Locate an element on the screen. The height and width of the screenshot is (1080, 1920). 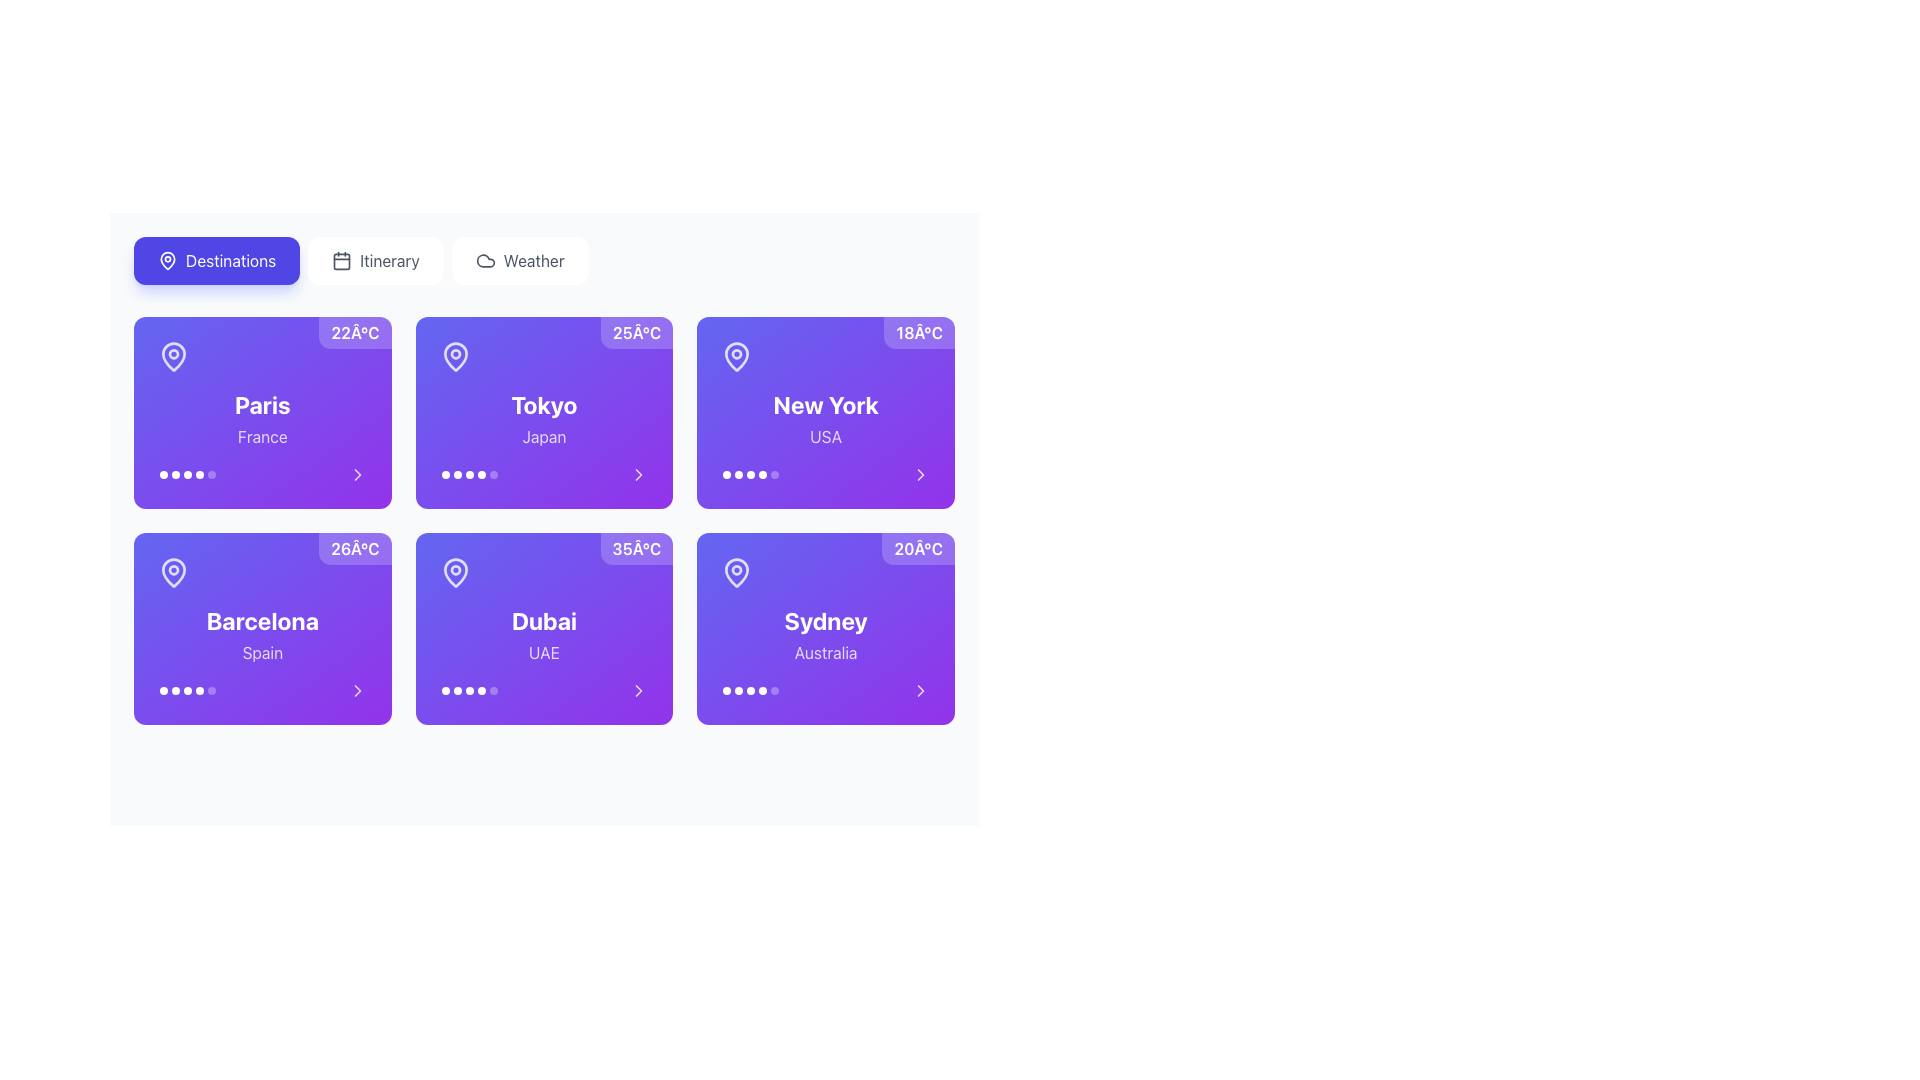
the Chevron-right icon located in the bottom-right corner of the 'Tokyo' card is located at coordinates (638, 474).